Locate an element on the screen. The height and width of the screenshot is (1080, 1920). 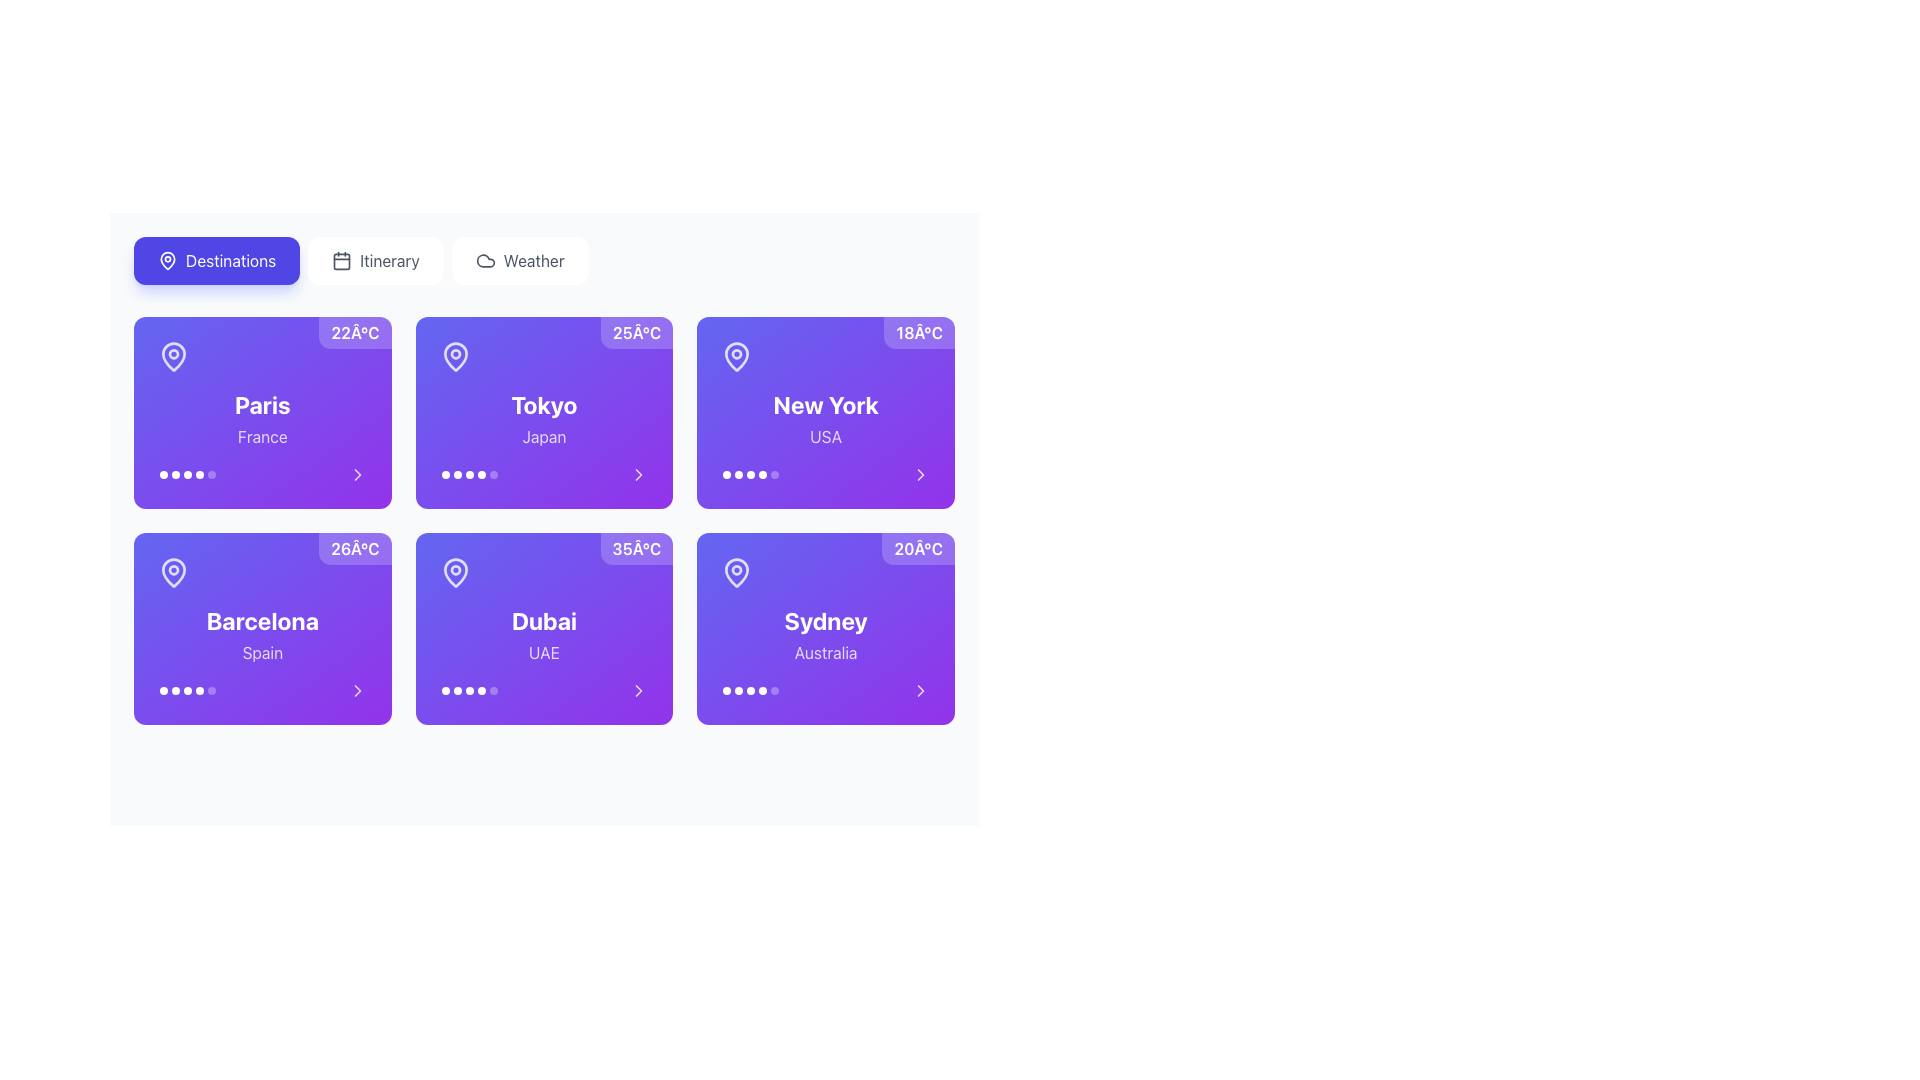
the Chevron-right icon located in the bottom-right corner of the 'Tokyo' card is located at coordinates (638, 474).